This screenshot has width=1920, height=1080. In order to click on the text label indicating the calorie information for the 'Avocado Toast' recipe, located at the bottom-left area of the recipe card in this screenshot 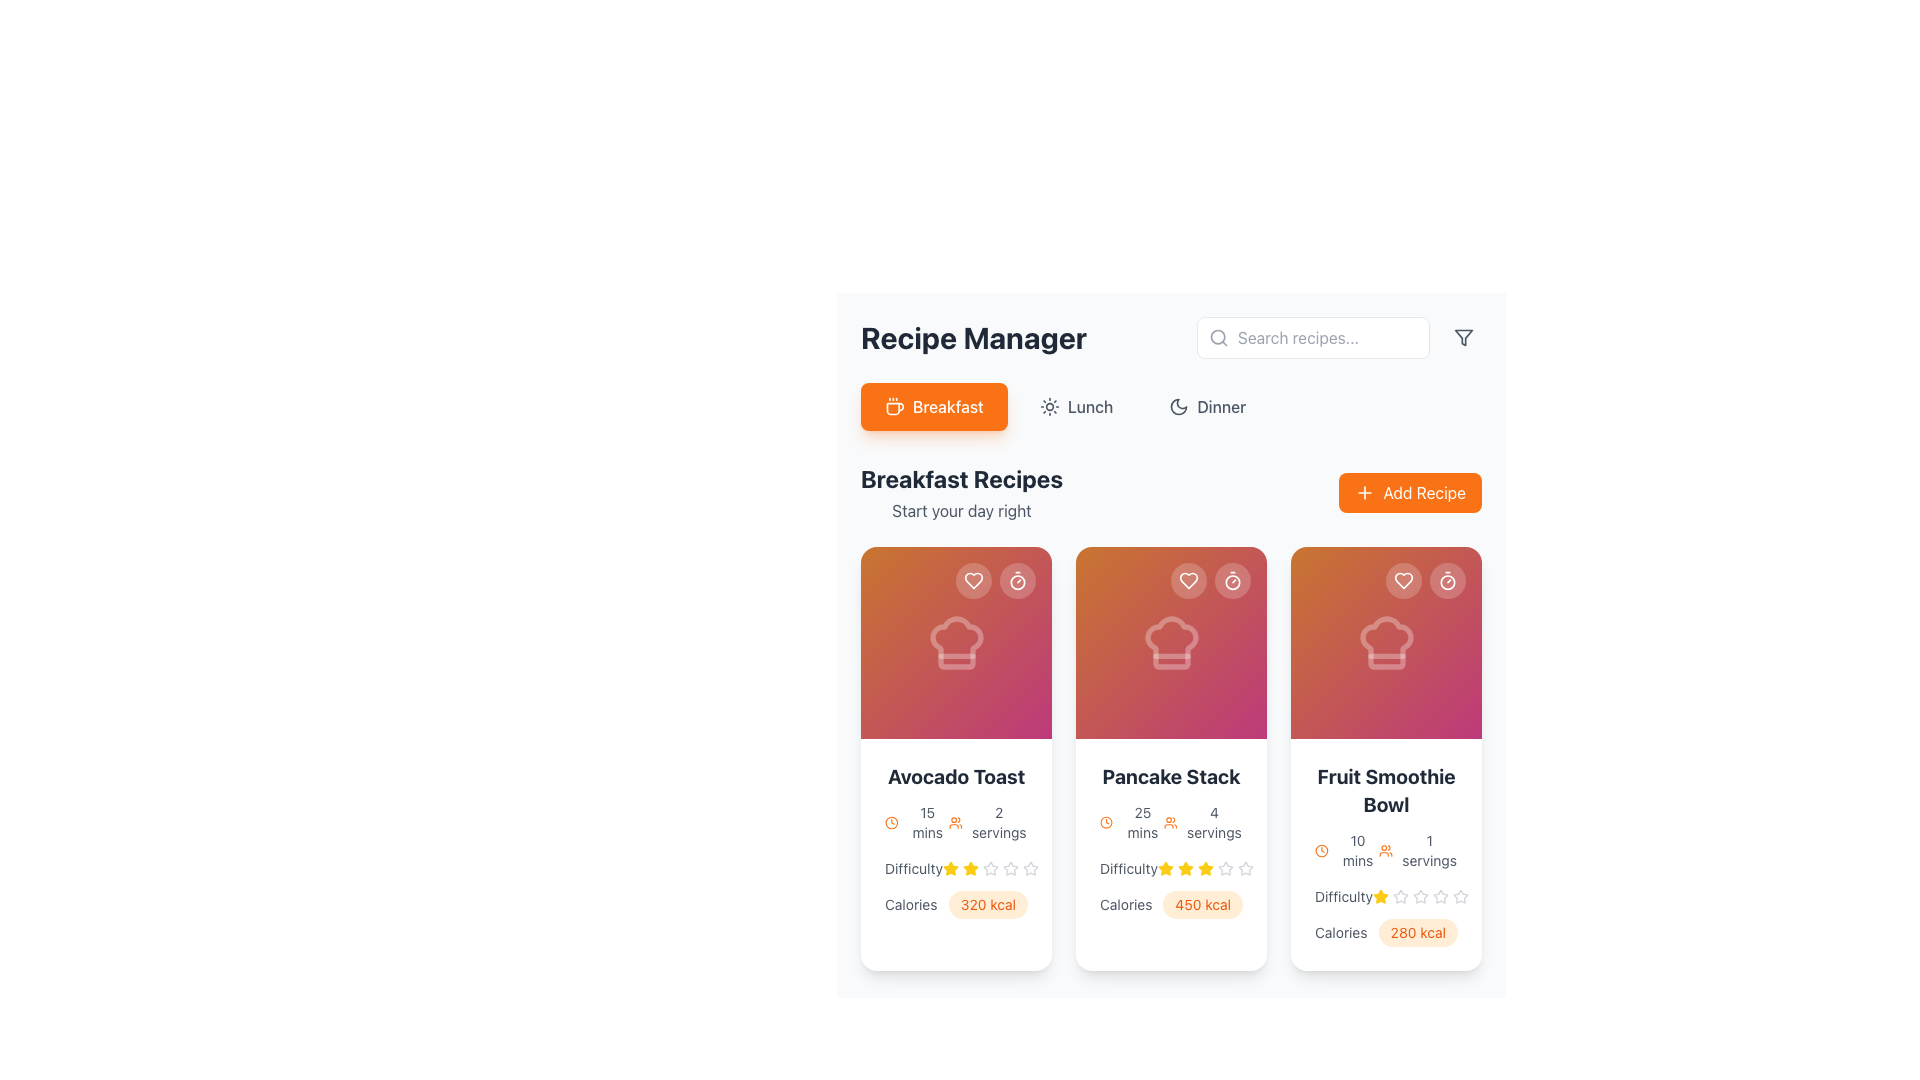, I will do `click(910, 905)`.